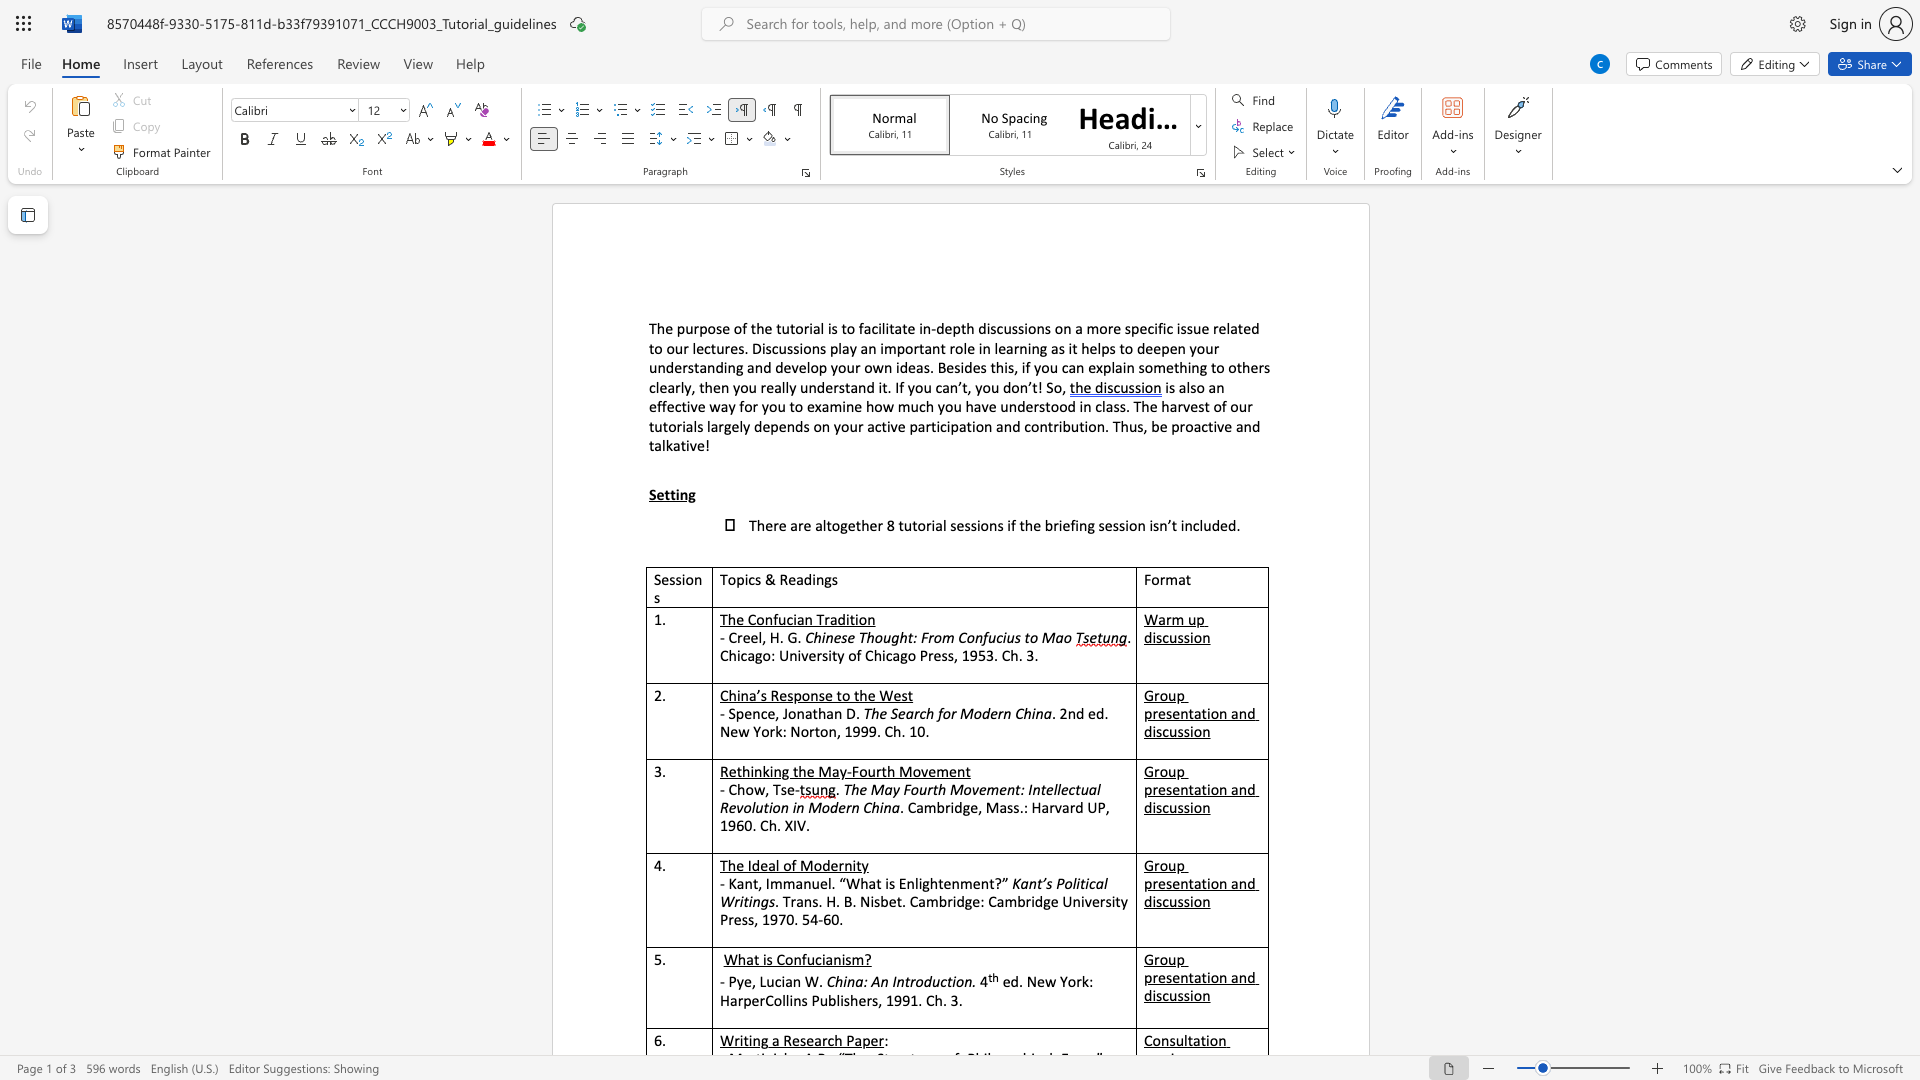  Describe the element at coordinates (1189, 347) in the screenshot. I see `the subset text "your understanding and deve" within the text "in learning as it helps to deepen your understanding and develop your own ideas. Besides this, if you can explain something to others clearly, then you really understand it. If you"` at that location.